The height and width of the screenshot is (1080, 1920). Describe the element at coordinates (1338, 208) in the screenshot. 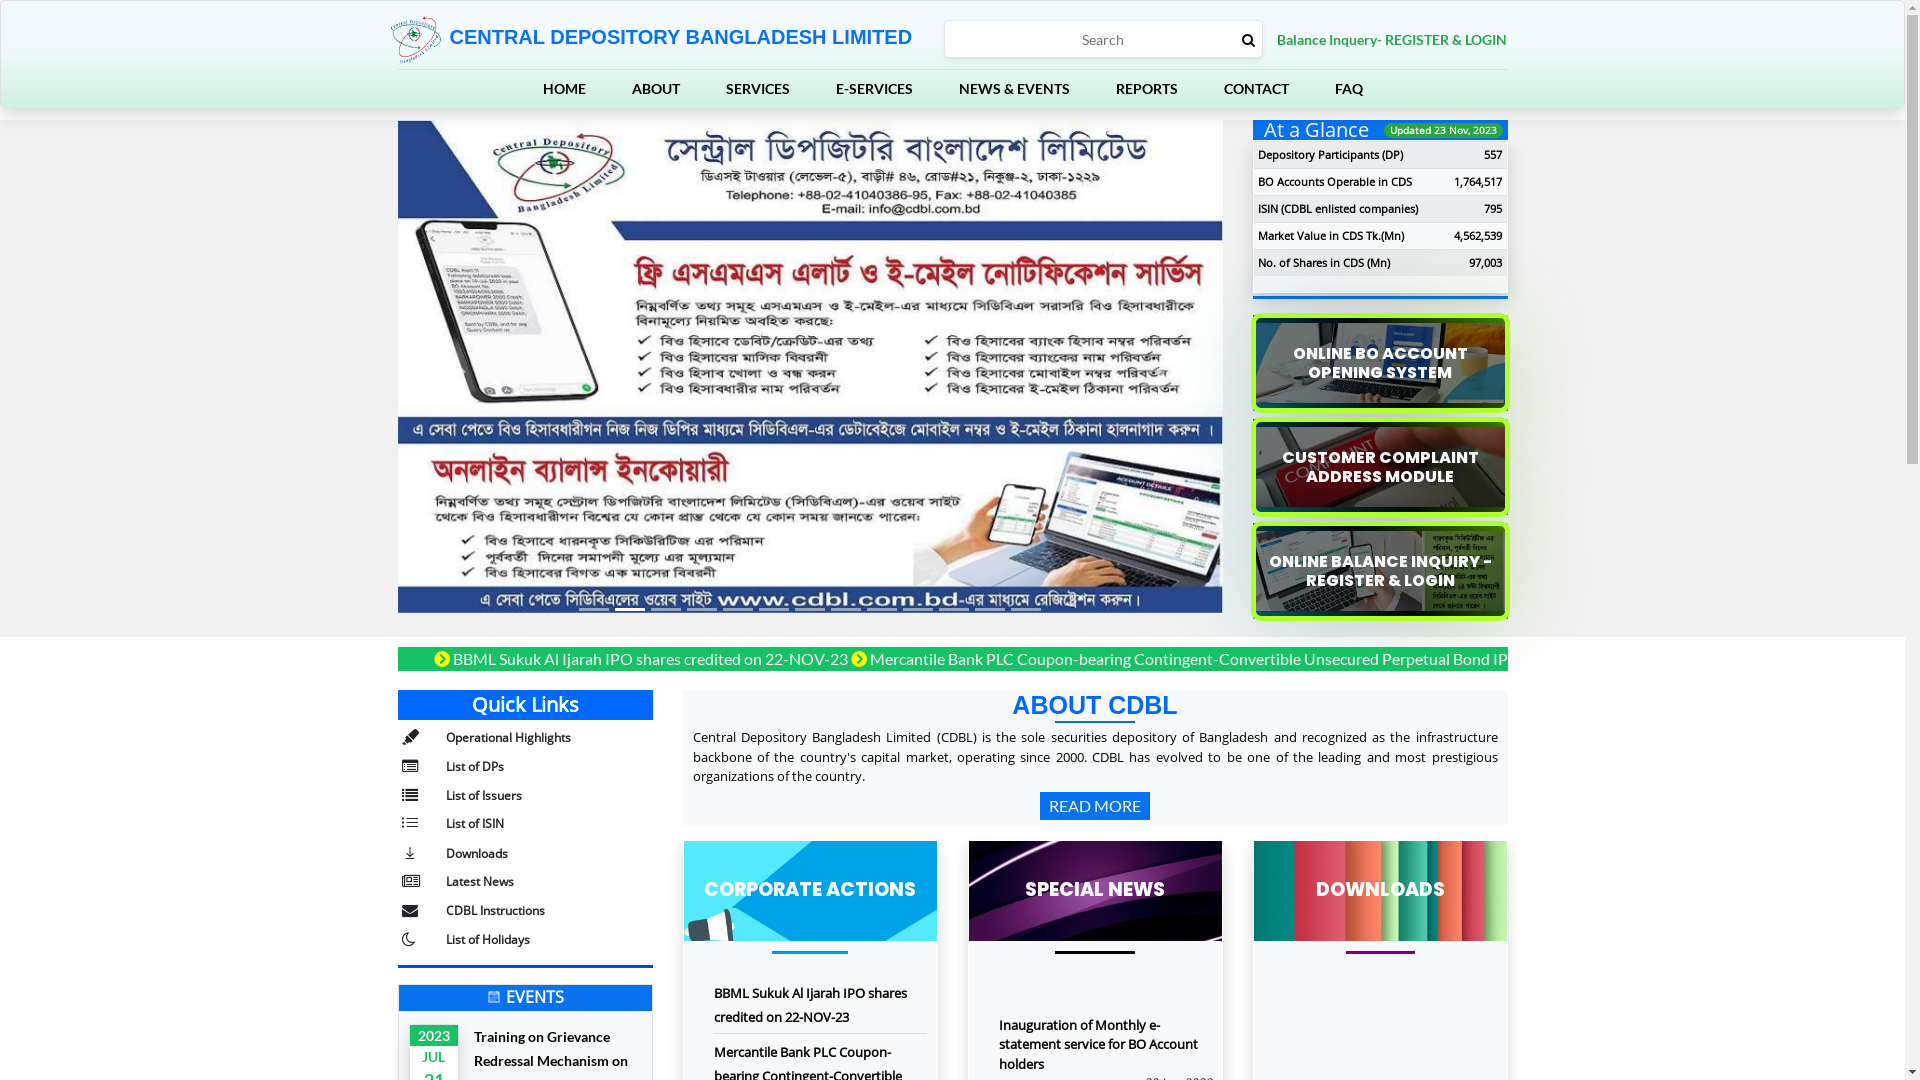

I see `'ISIN (CDBL enlisted companies)'` at that location.